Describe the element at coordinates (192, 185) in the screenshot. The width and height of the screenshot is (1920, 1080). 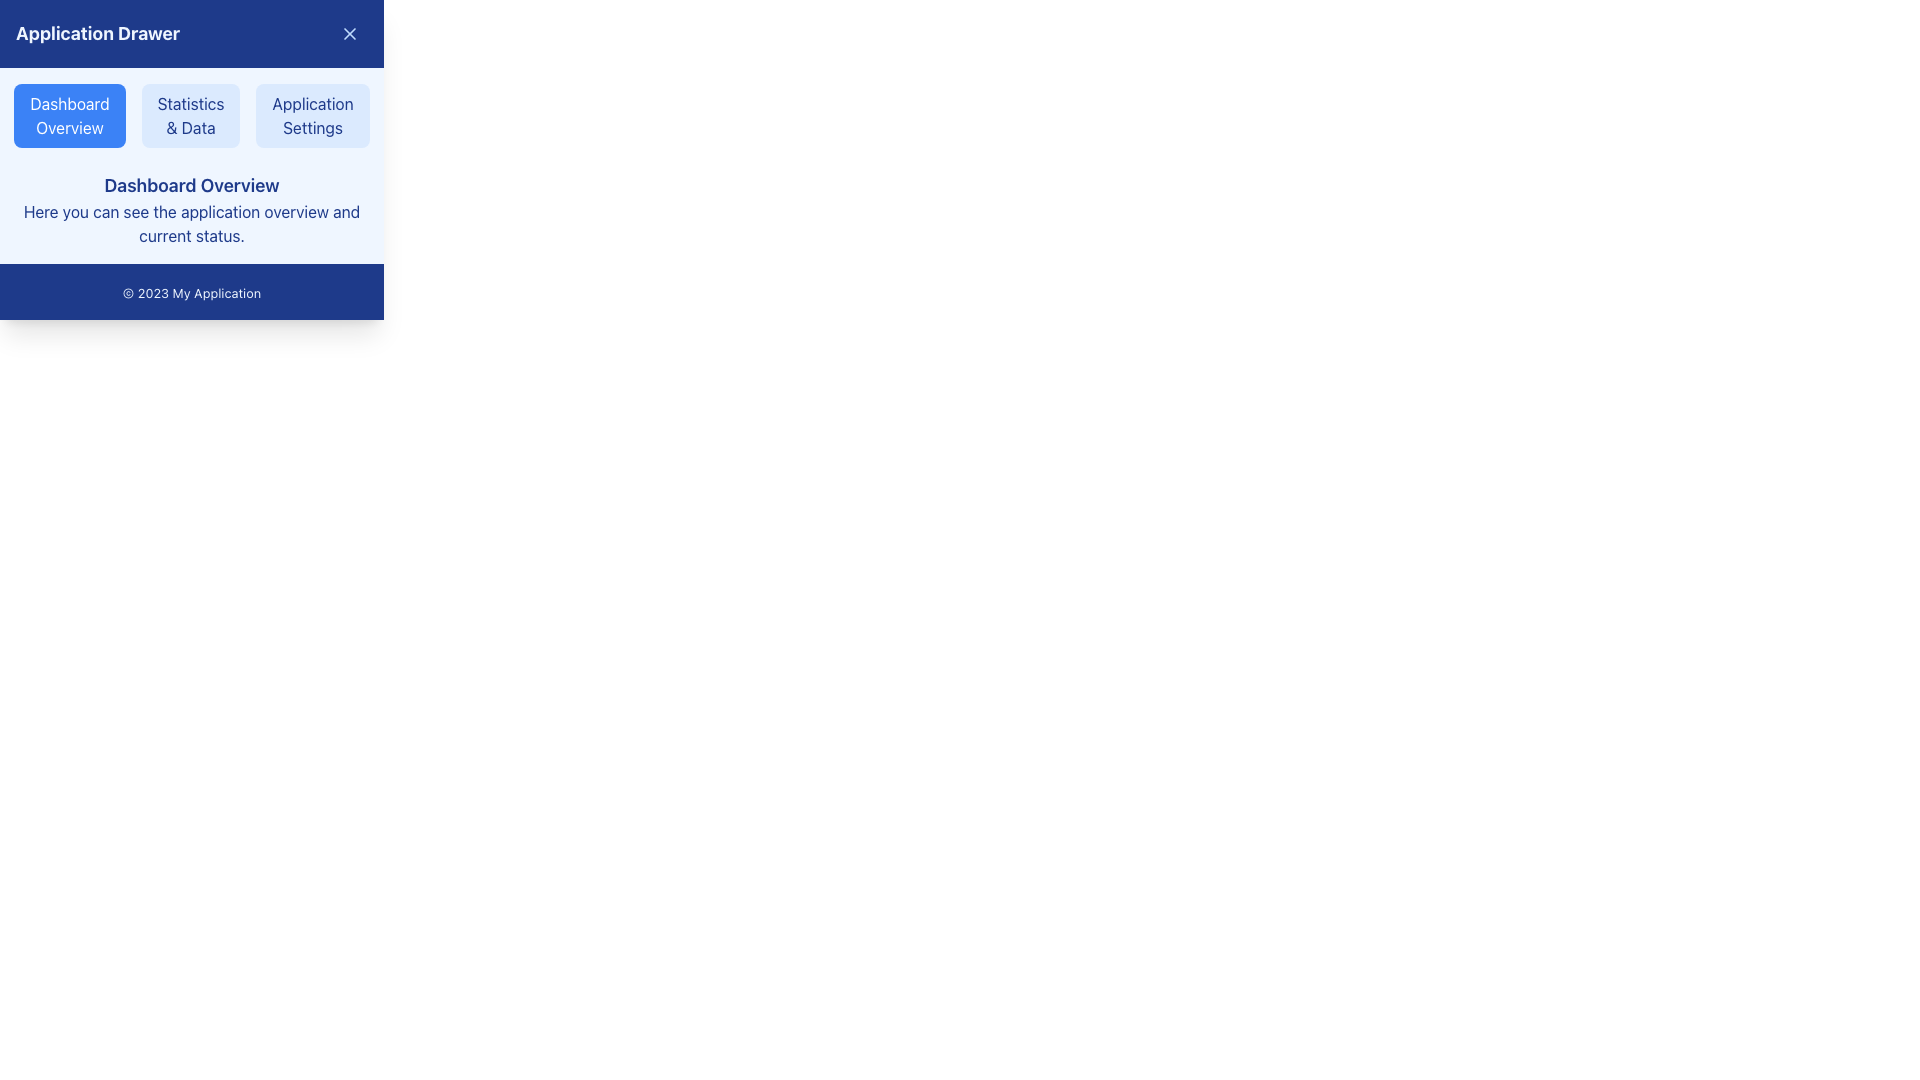
I see `the 'Dashboard Overview' text label, which is bold and dark blue, located in the 'Application Drawer' area above the descriptive text starting with 'Here you can see...'` at that location.